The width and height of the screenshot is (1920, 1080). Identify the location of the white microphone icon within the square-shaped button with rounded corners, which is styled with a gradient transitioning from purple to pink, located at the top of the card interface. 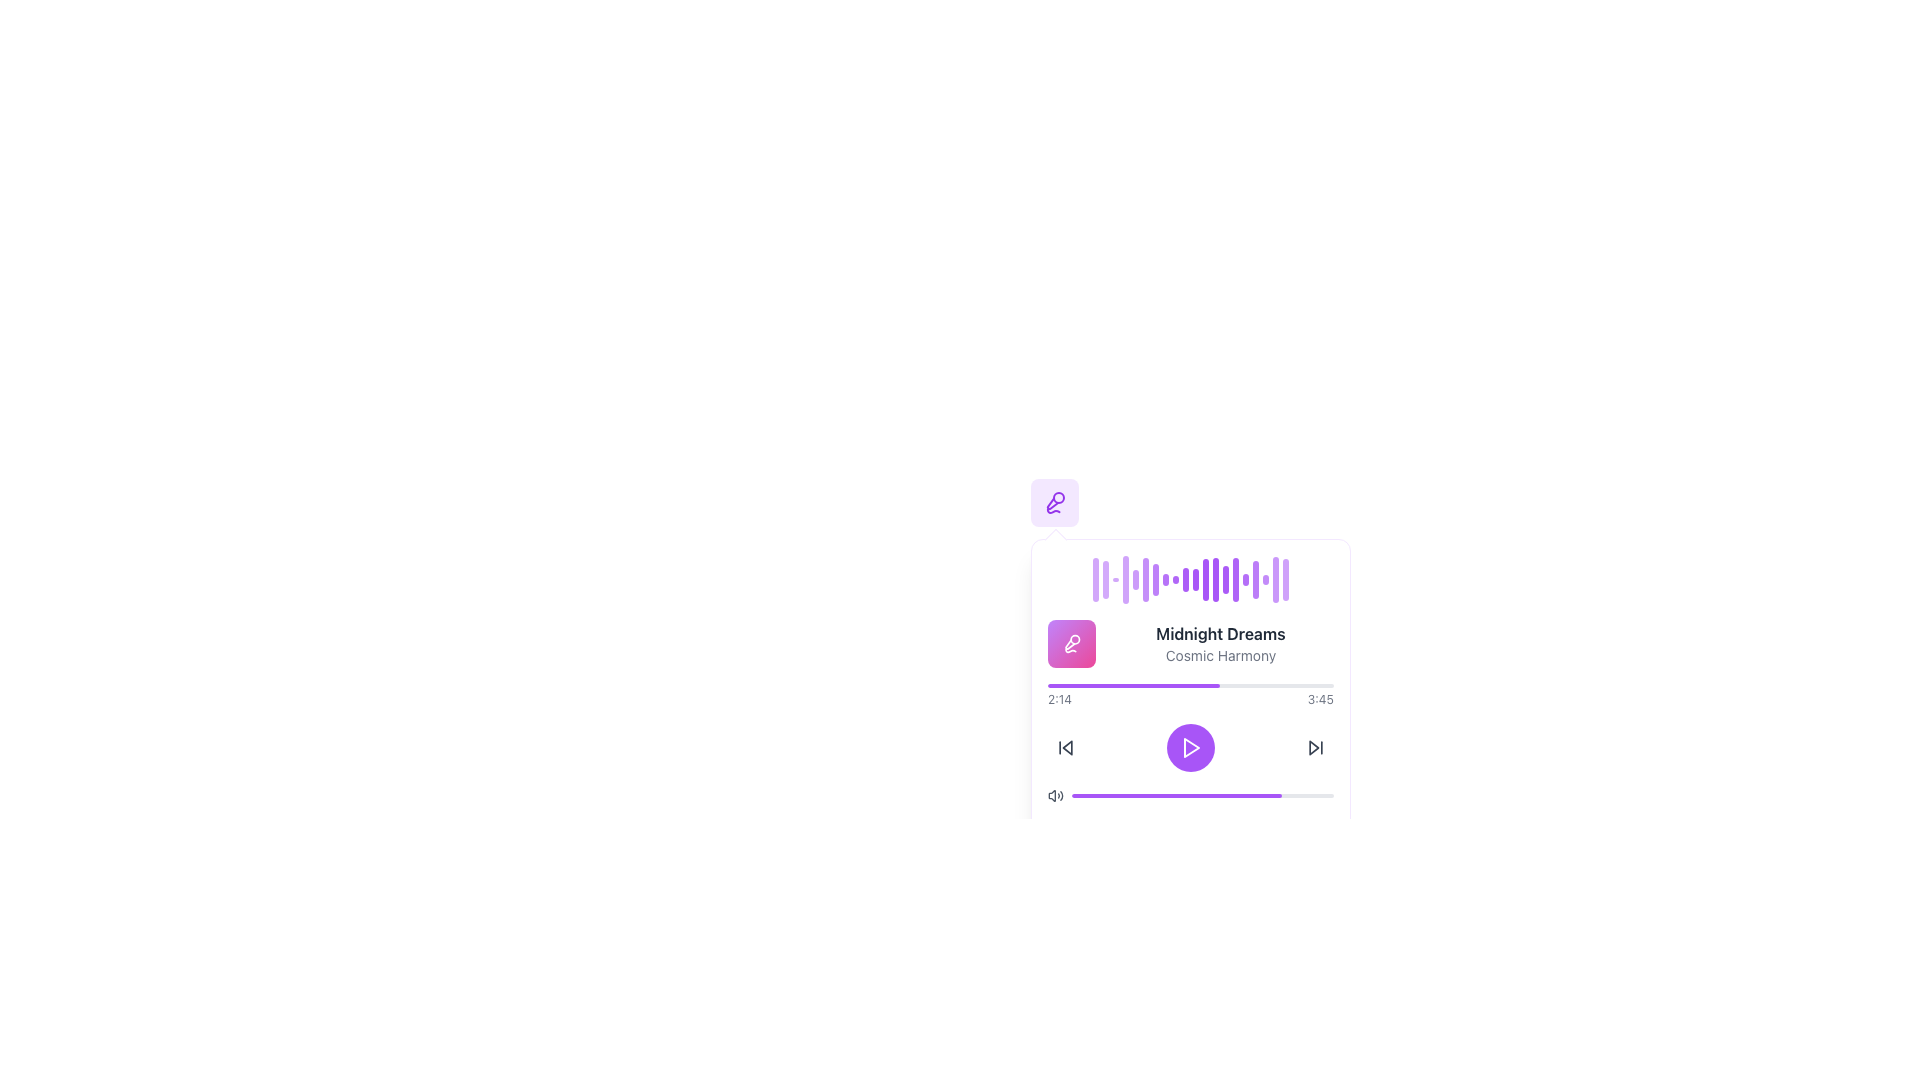
(1070, 644).